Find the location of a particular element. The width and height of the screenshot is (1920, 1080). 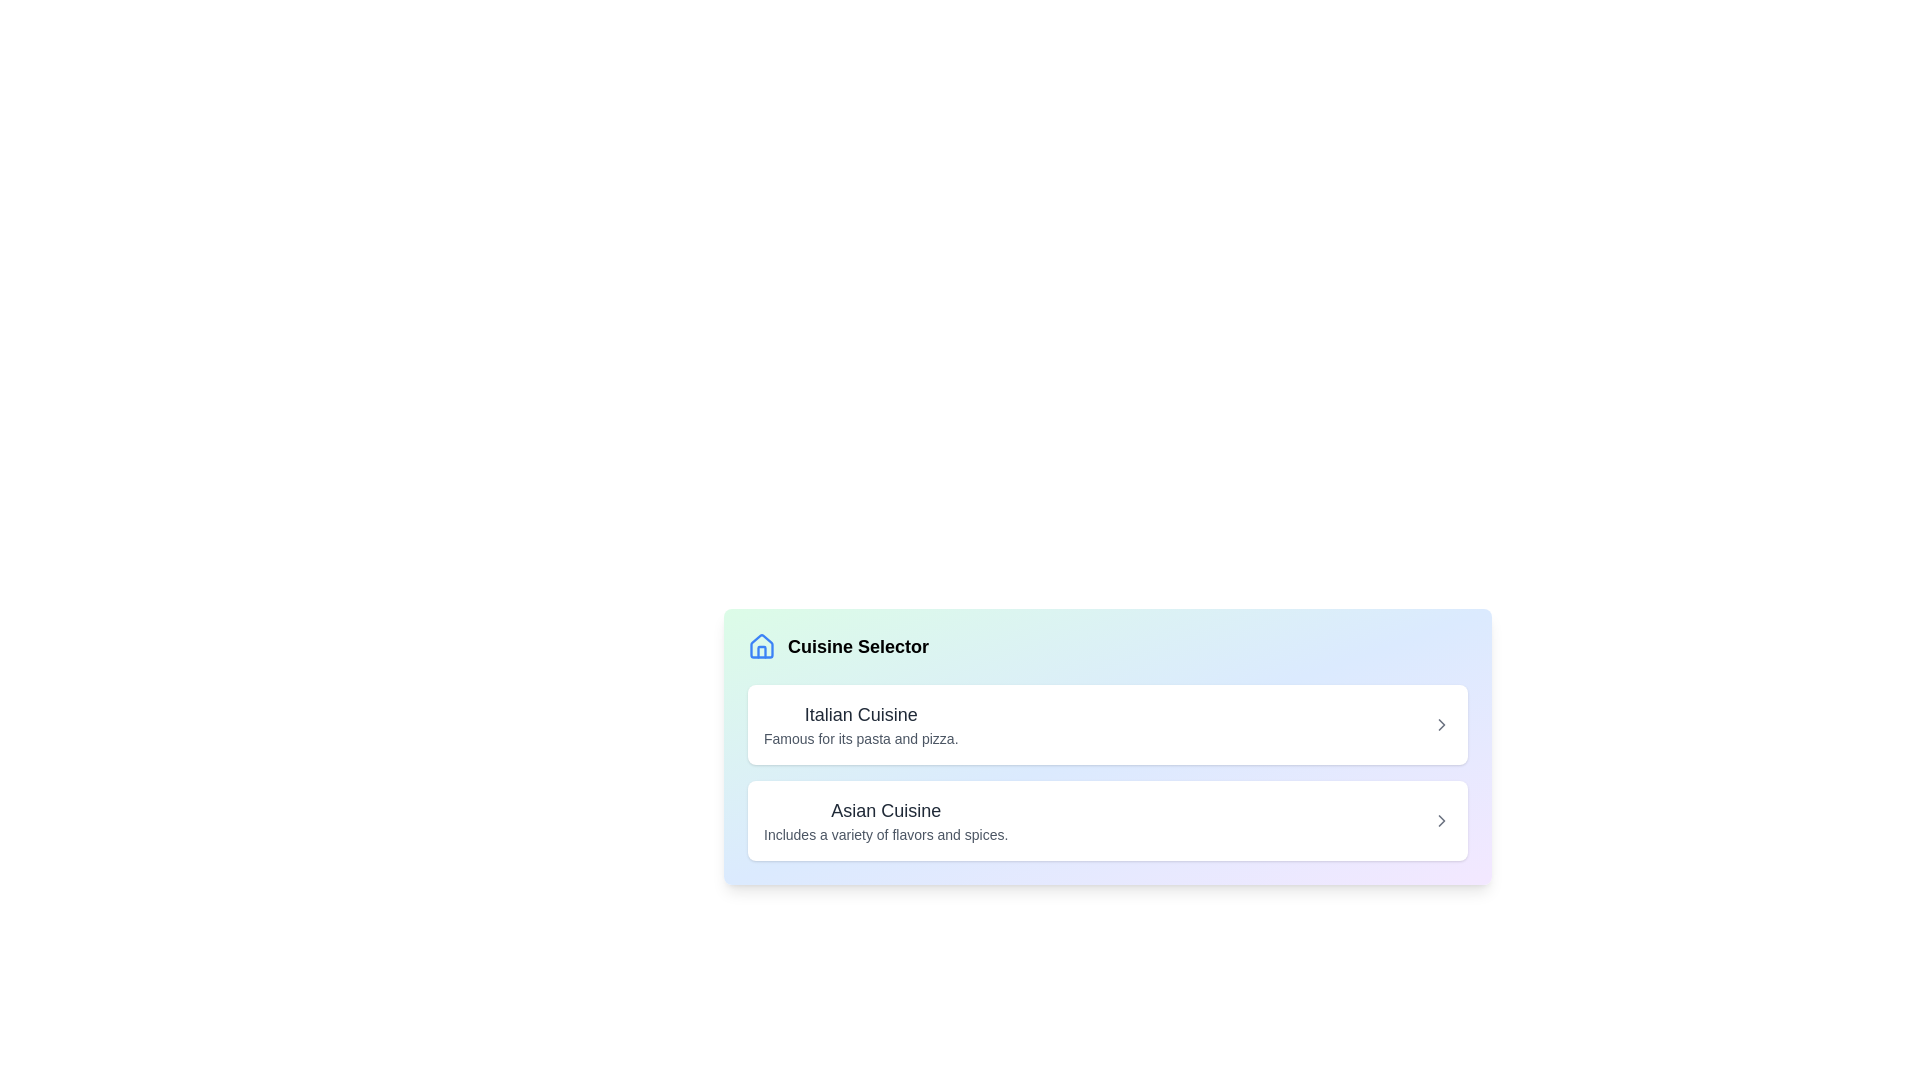

the second list item representing 'Asian Cuisine' is located at coordinates (1107, 821).